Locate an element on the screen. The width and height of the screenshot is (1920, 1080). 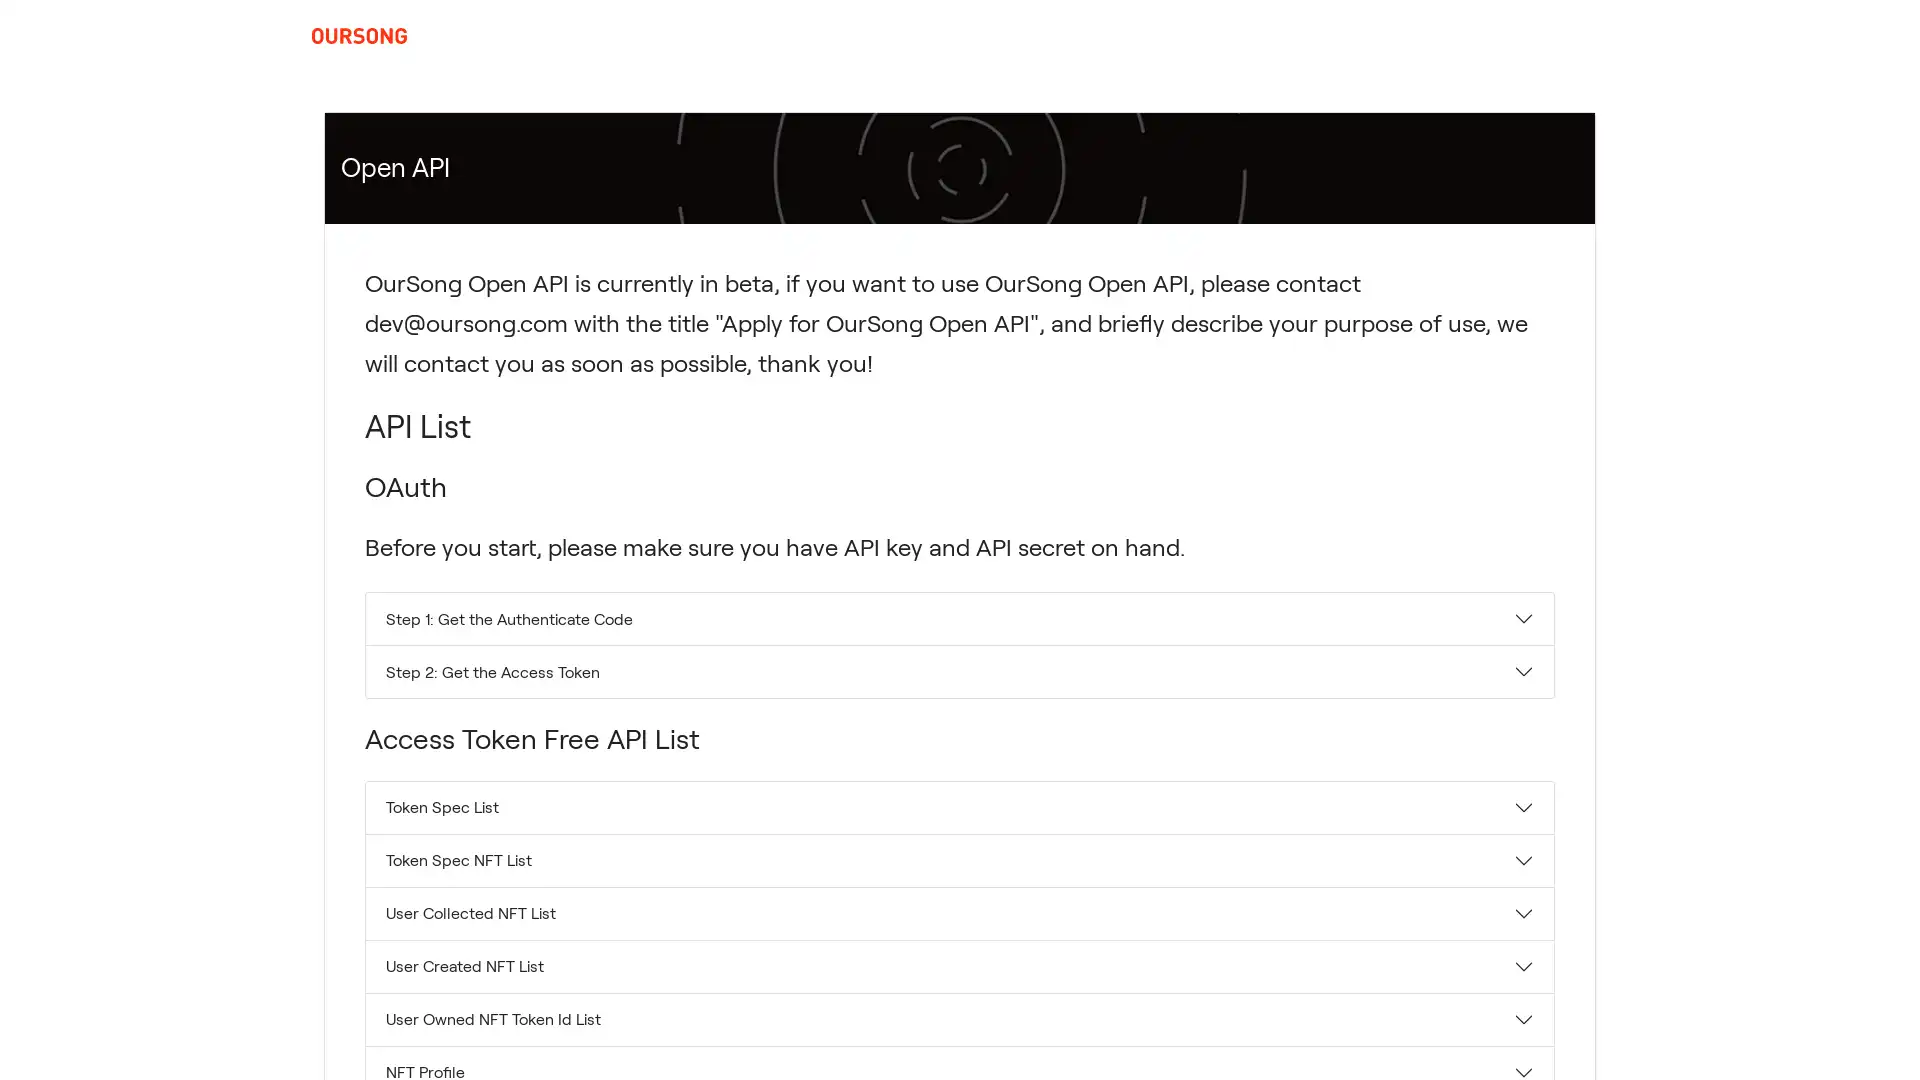
User Created NFT List is located at coordinates (960, 964).